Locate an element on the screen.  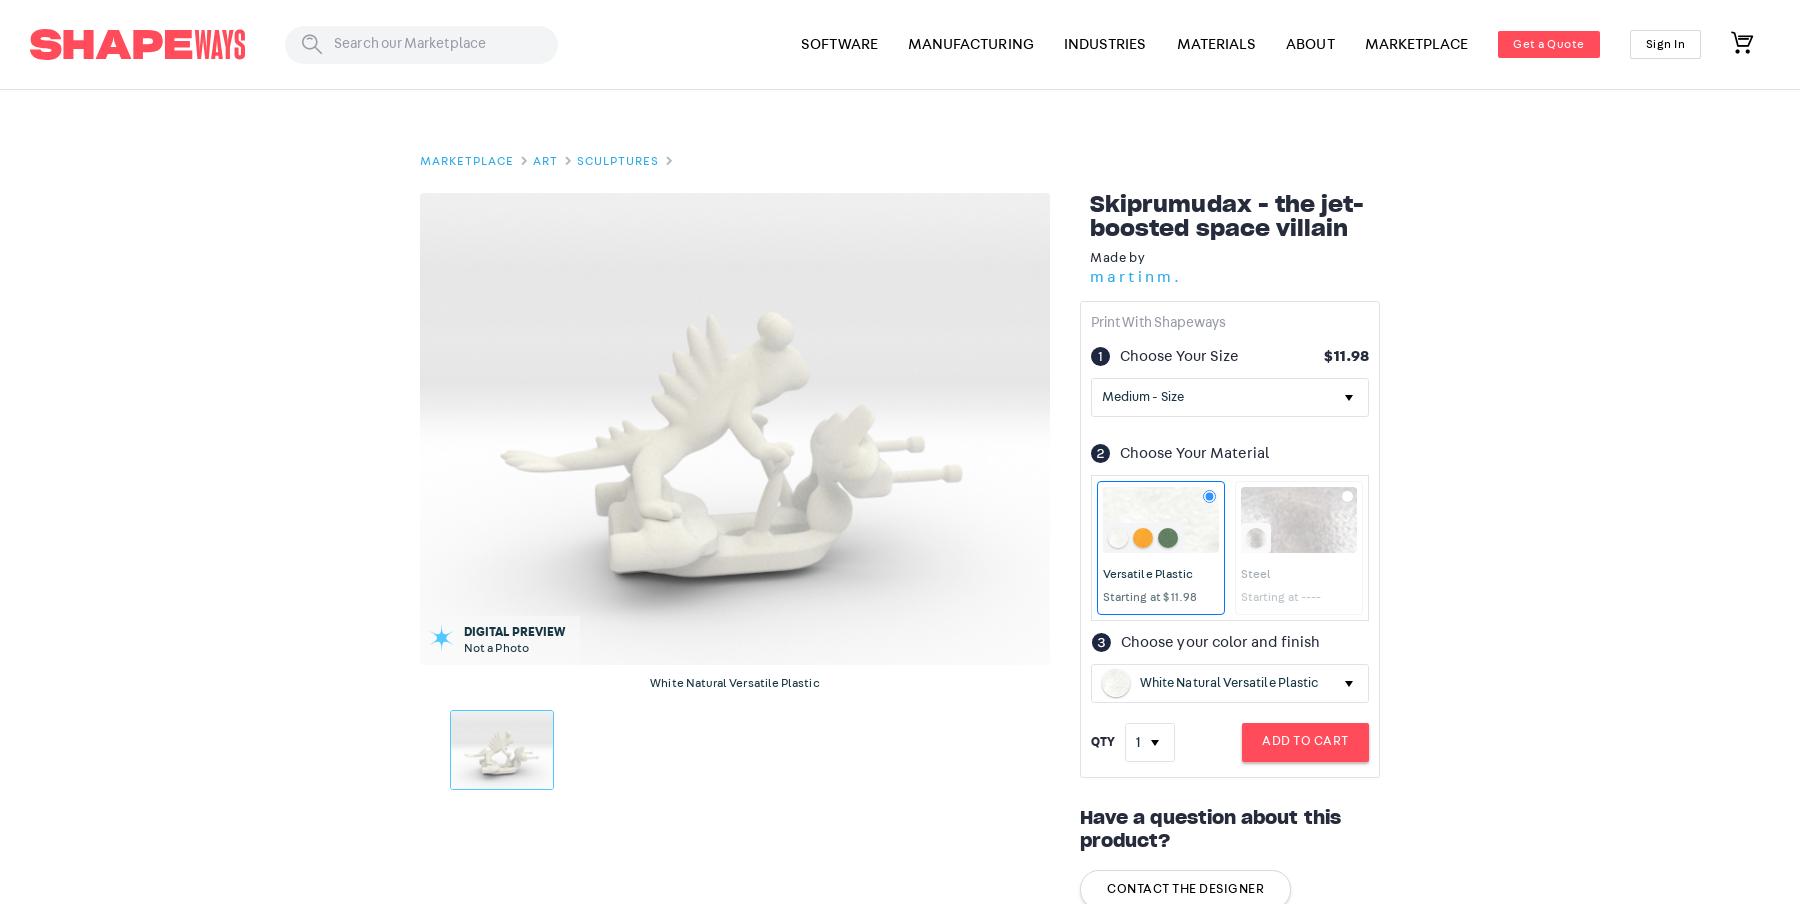
'Medium - Size' is located at coordinates (1140, 396).